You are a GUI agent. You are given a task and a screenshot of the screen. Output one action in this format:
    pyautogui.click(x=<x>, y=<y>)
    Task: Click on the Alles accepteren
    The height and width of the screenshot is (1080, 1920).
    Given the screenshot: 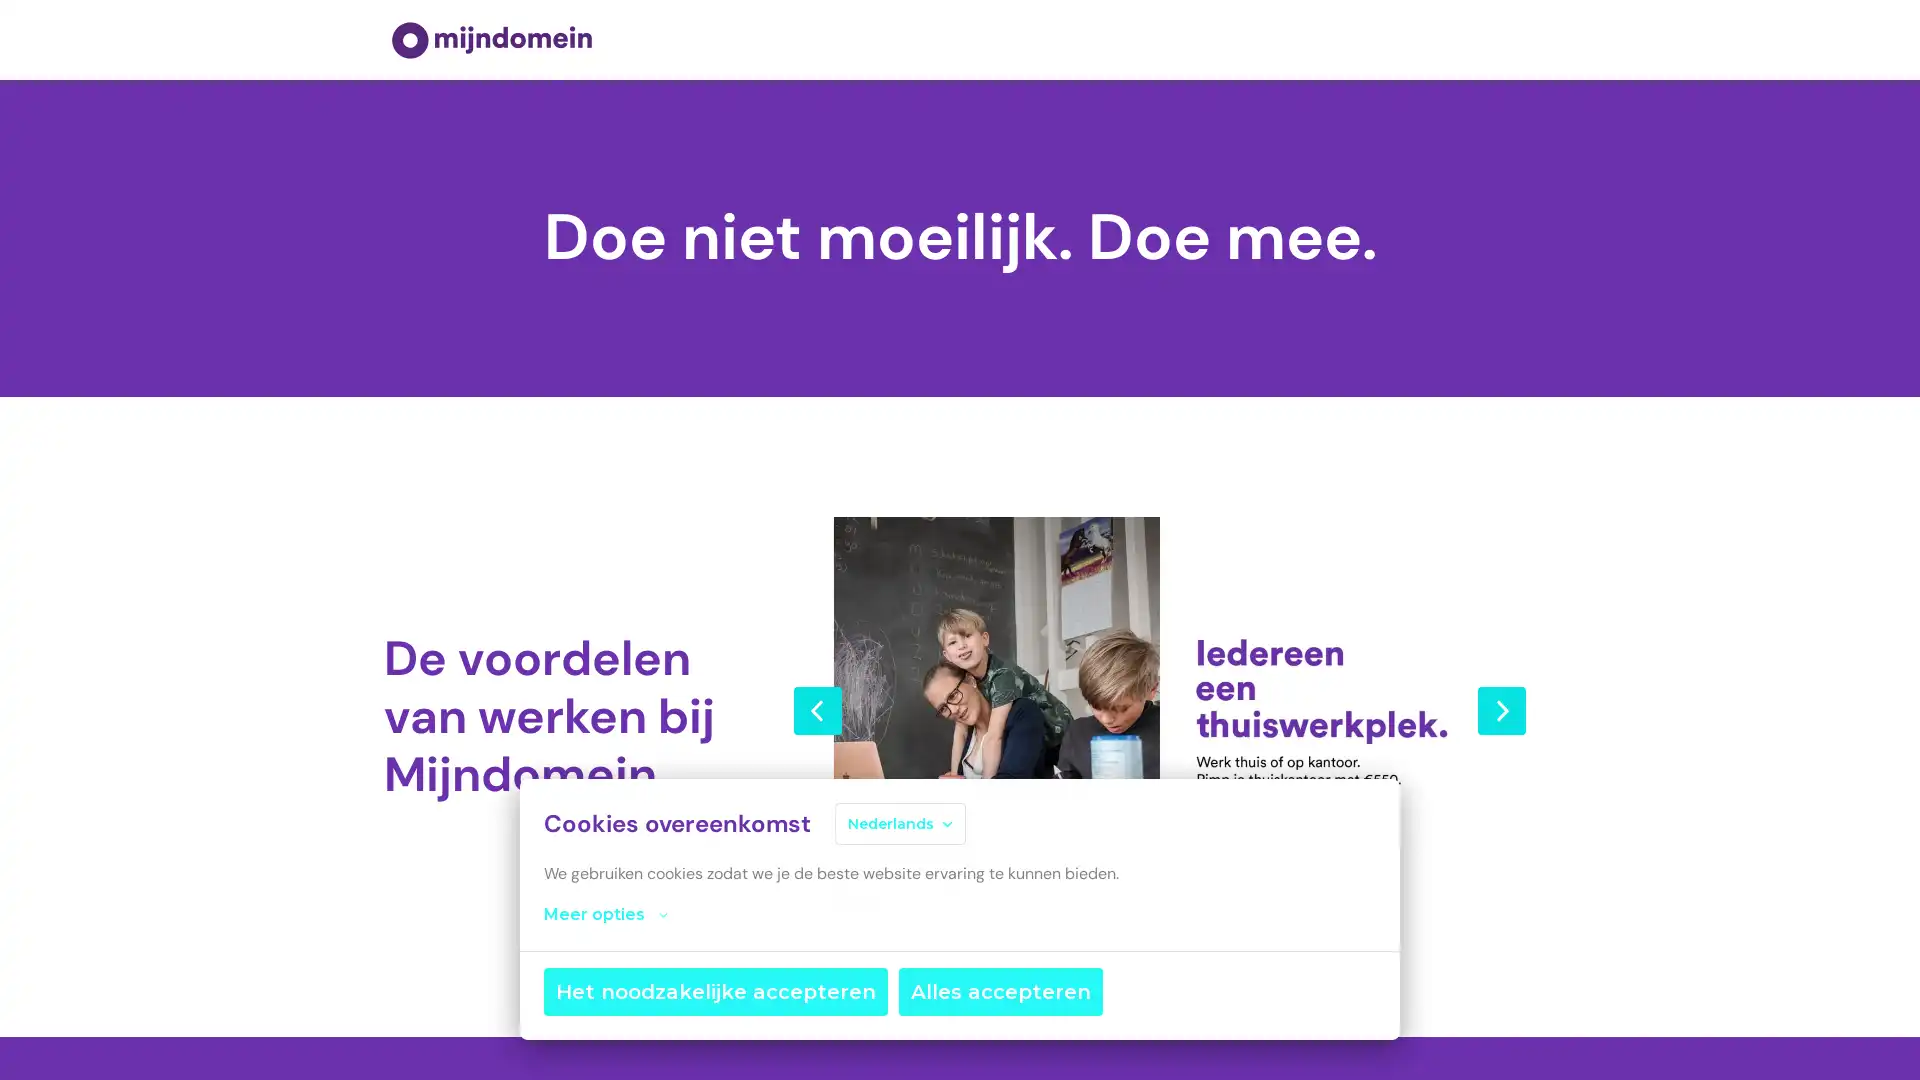 What is the action you would take?
    pyautogui.click(x=1001, y=991)
    